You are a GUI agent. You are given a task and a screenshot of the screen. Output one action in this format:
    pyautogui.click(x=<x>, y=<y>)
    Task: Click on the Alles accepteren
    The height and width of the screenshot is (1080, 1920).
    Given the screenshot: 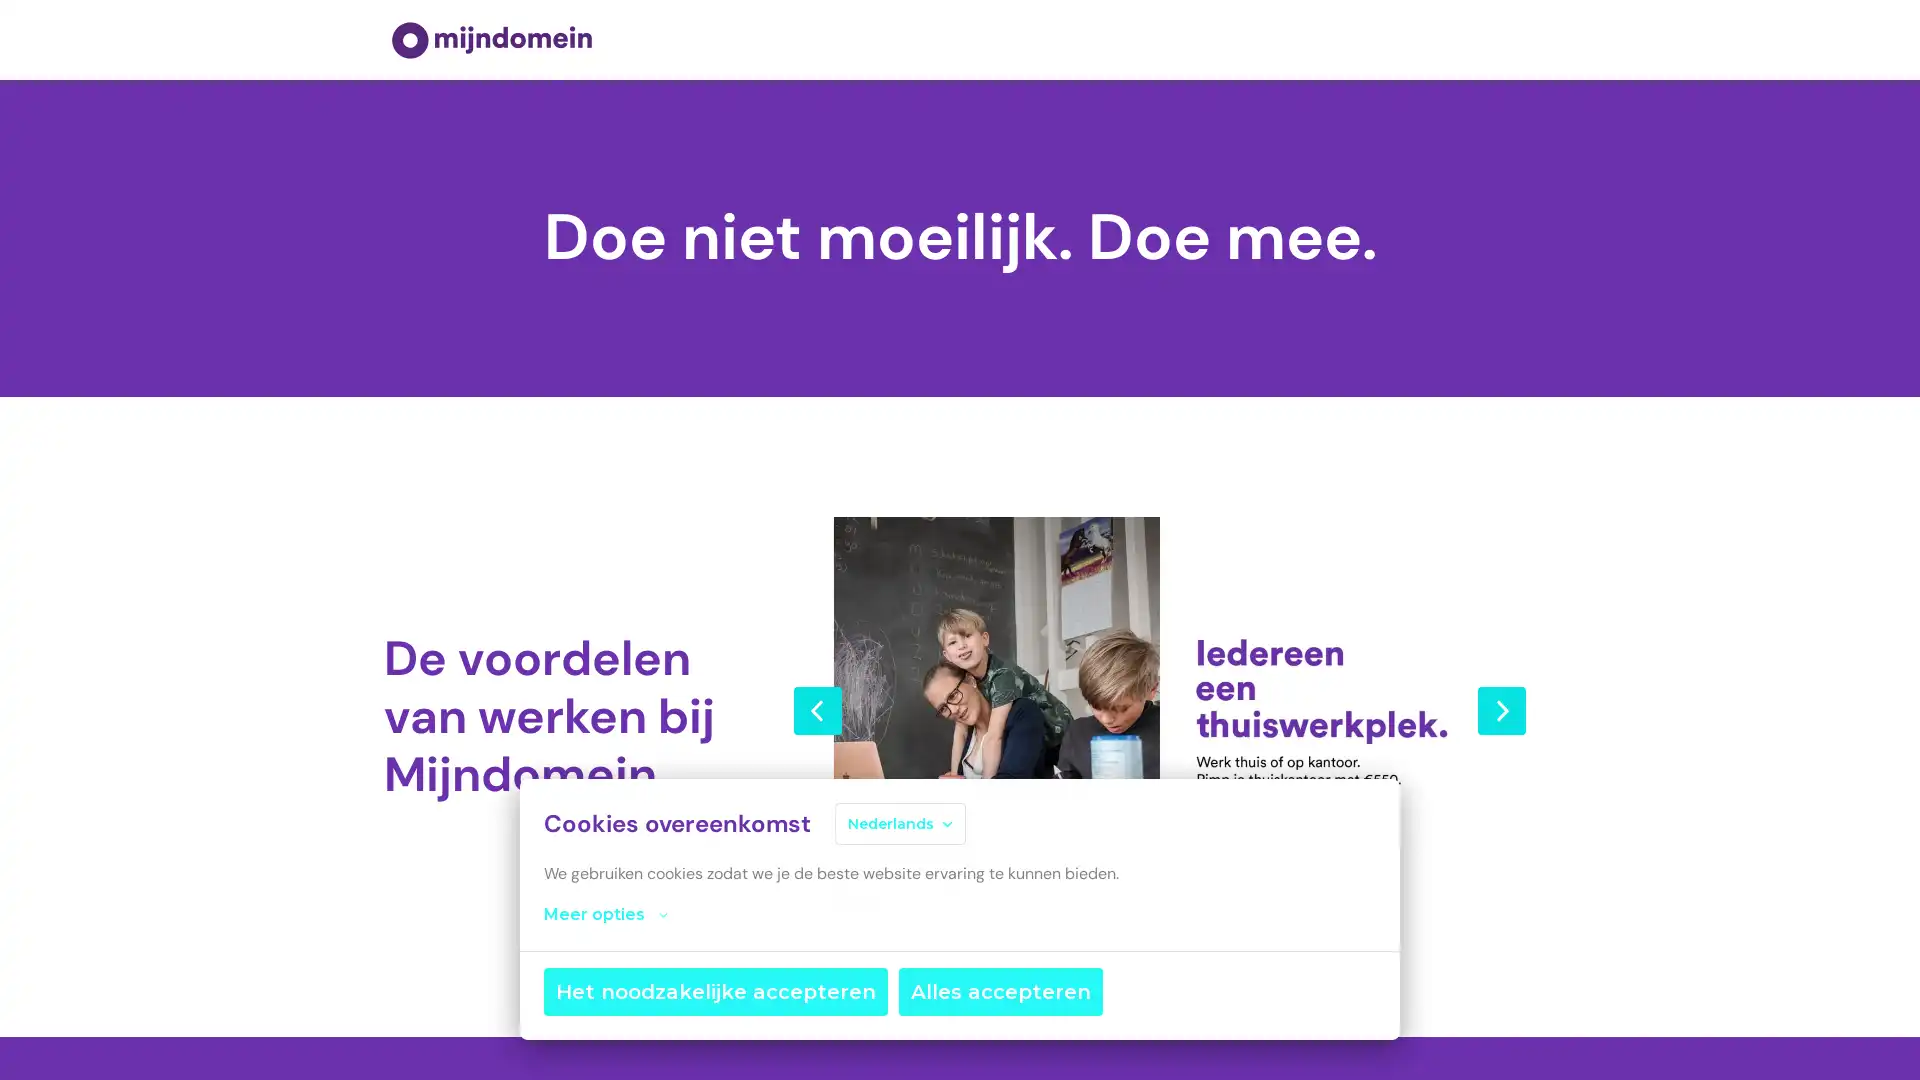 What is the action you would take?
    pyautogui.click(x=1001, y=991)
    